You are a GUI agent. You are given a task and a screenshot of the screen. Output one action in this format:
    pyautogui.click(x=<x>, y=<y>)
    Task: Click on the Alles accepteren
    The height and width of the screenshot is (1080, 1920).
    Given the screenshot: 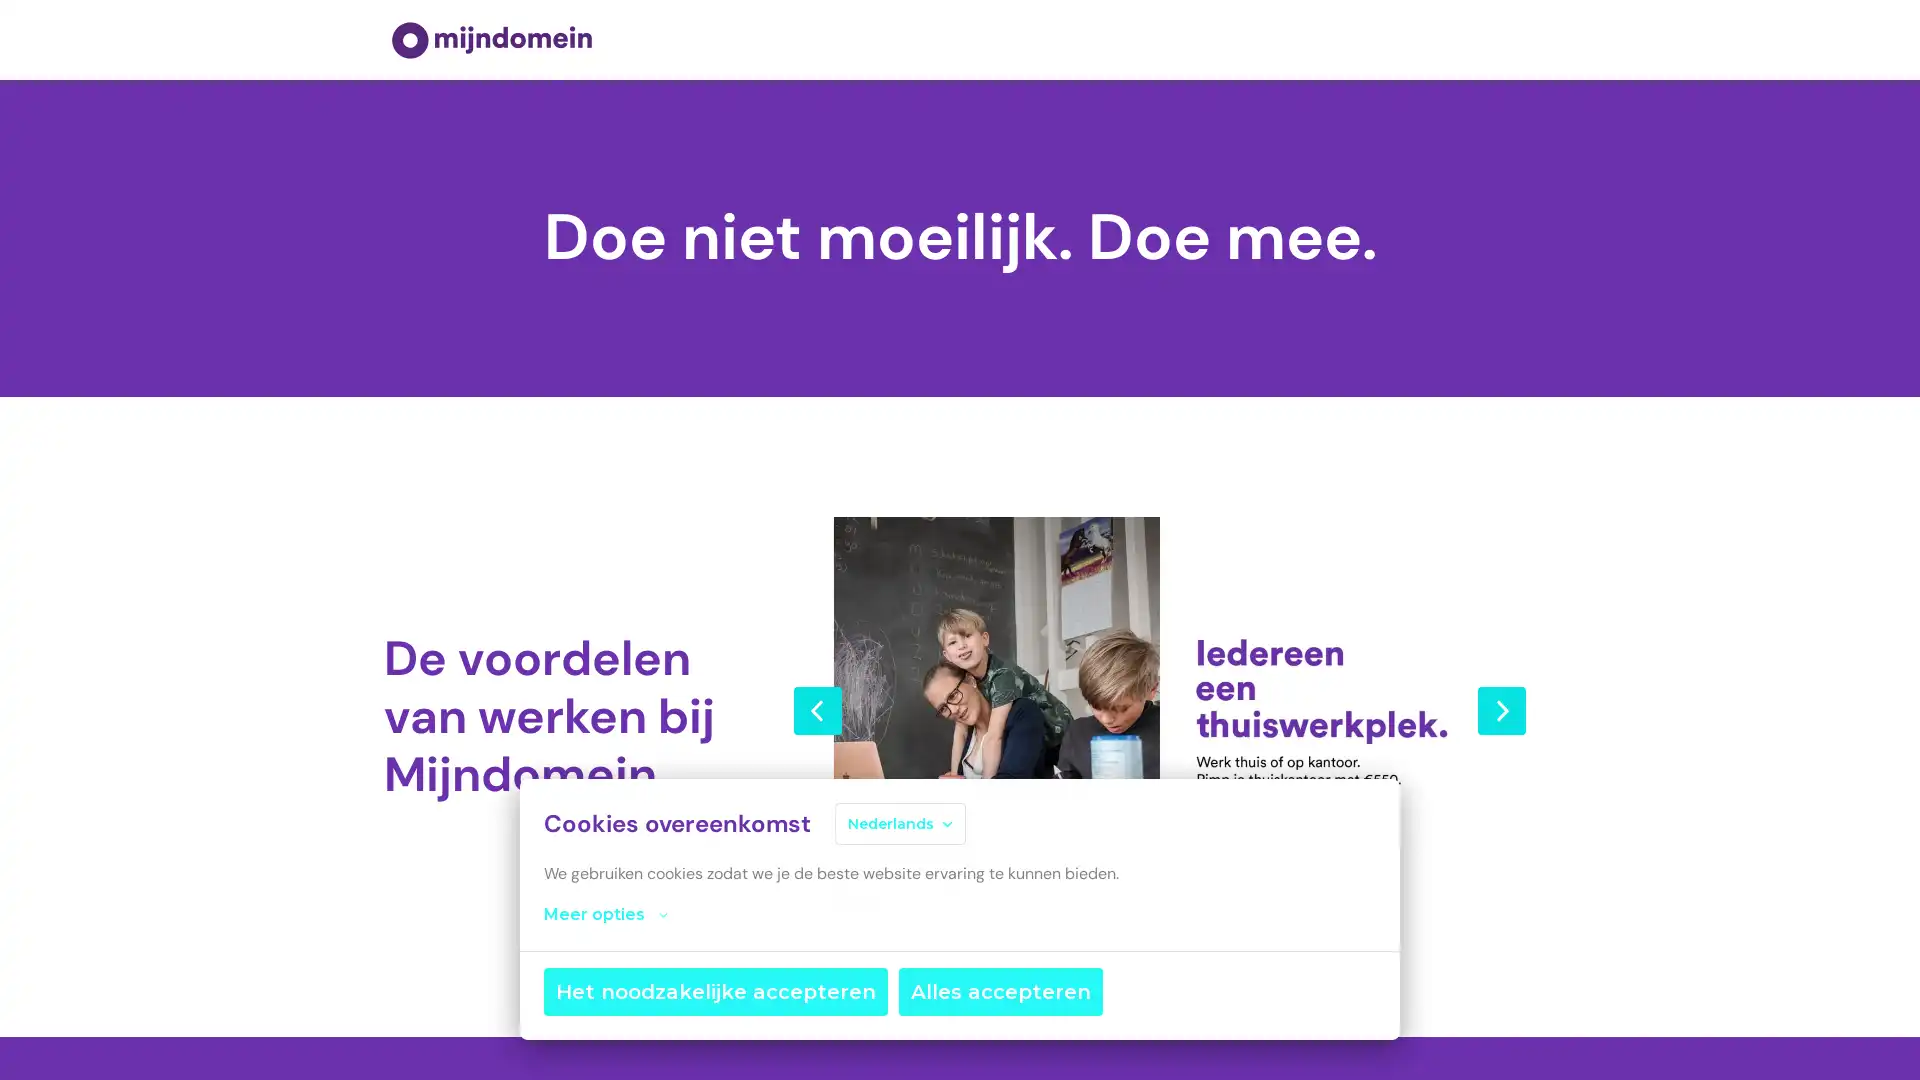 What is the action you would take?
    pyautogui.click(x=1001, y=991)
    